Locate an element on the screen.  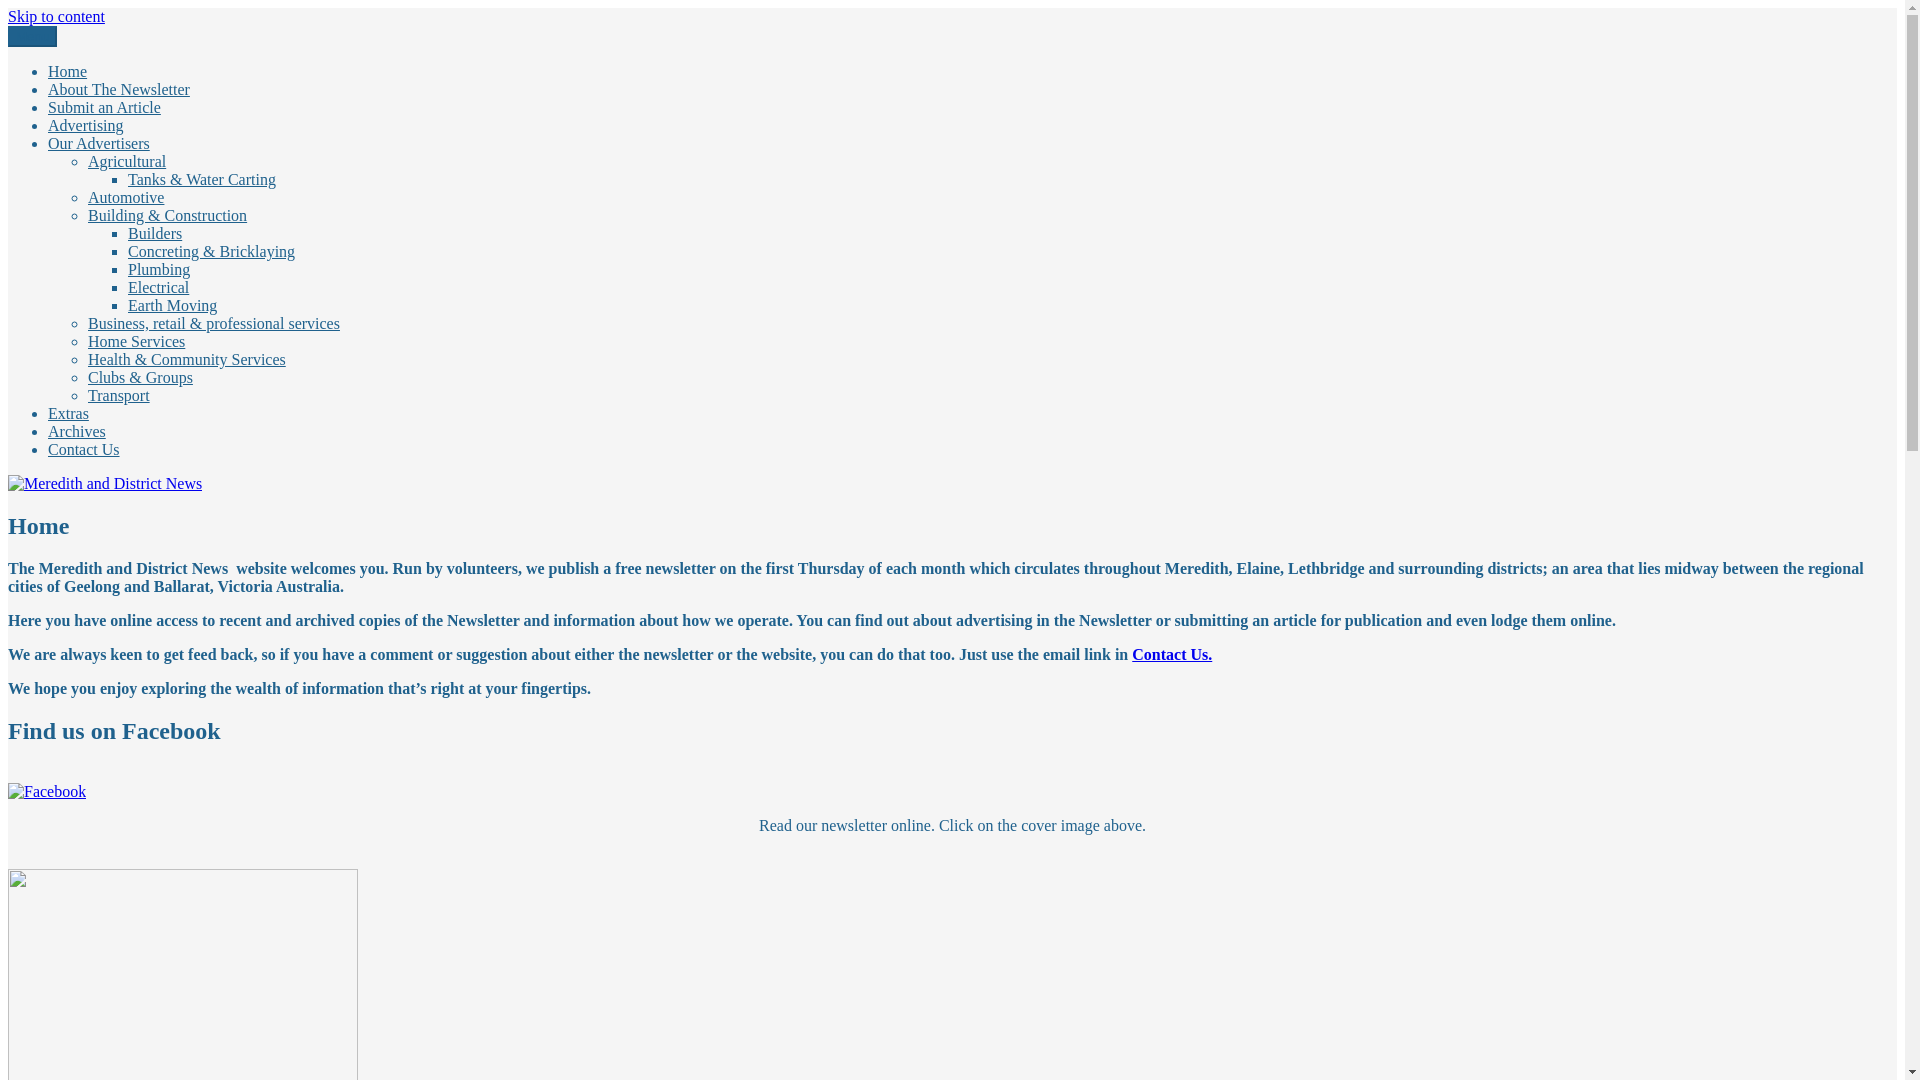
'Agricultural' is located at coordinates (125, 160).